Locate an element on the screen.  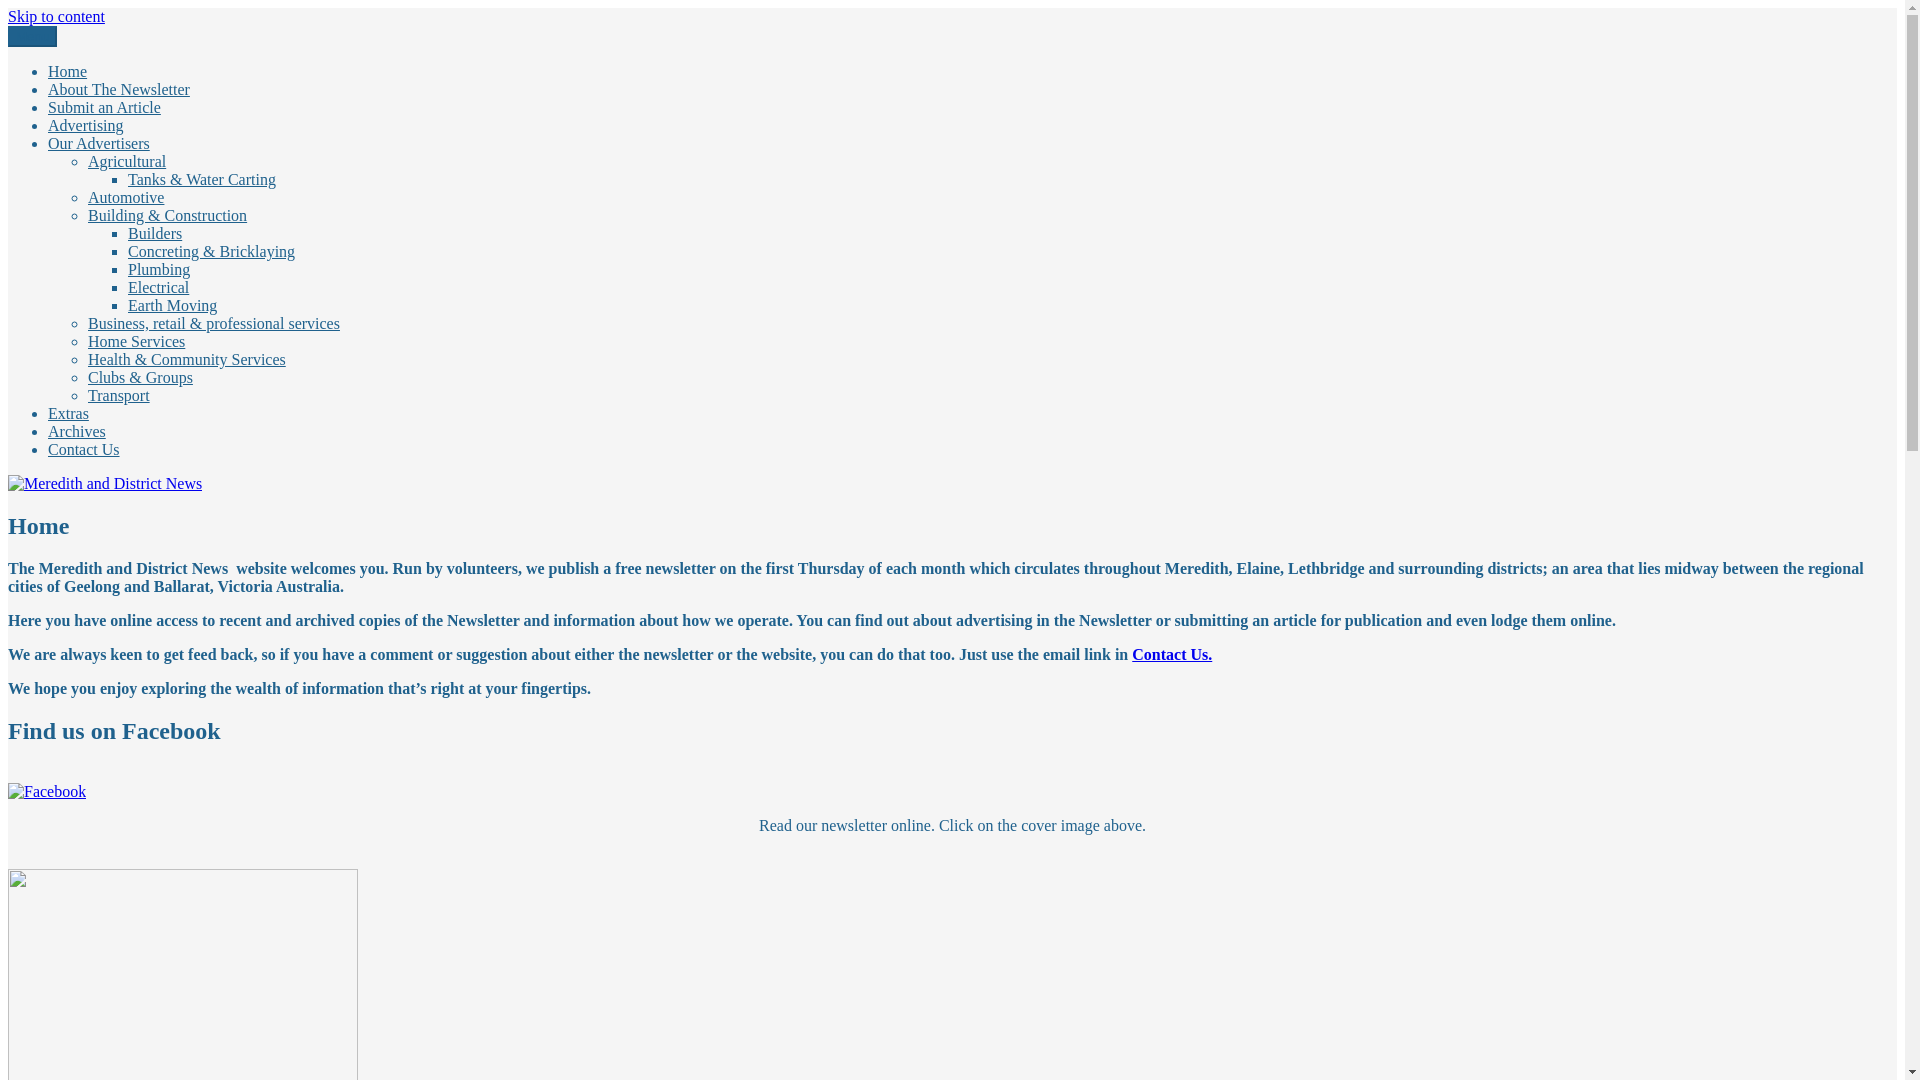
'Agricultural' is located at coordinates (125, 160).